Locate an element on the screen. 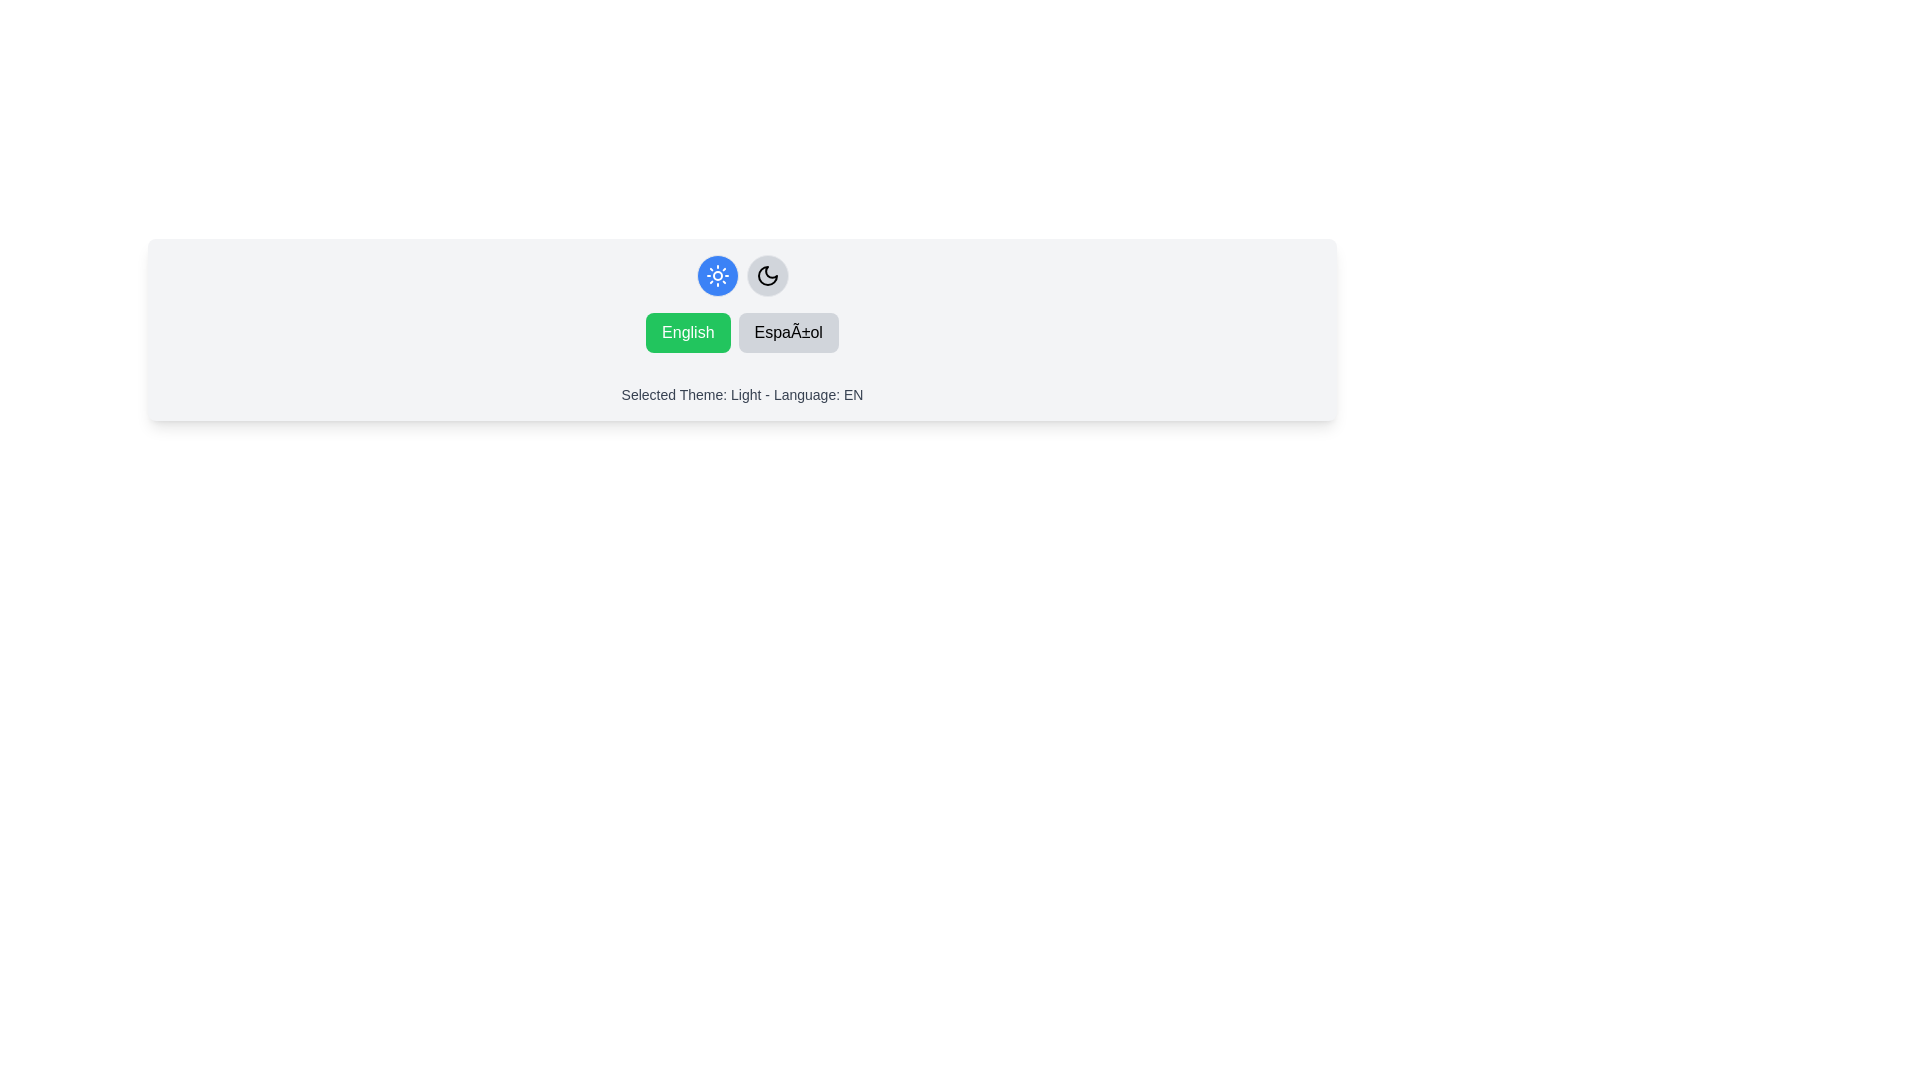 The width and height of the screenshot is (1920, 1080). the sun icon, which is a minimalistic white representation within a circular blue button, located near the top center of the UI is located at coordinates (717, 276).